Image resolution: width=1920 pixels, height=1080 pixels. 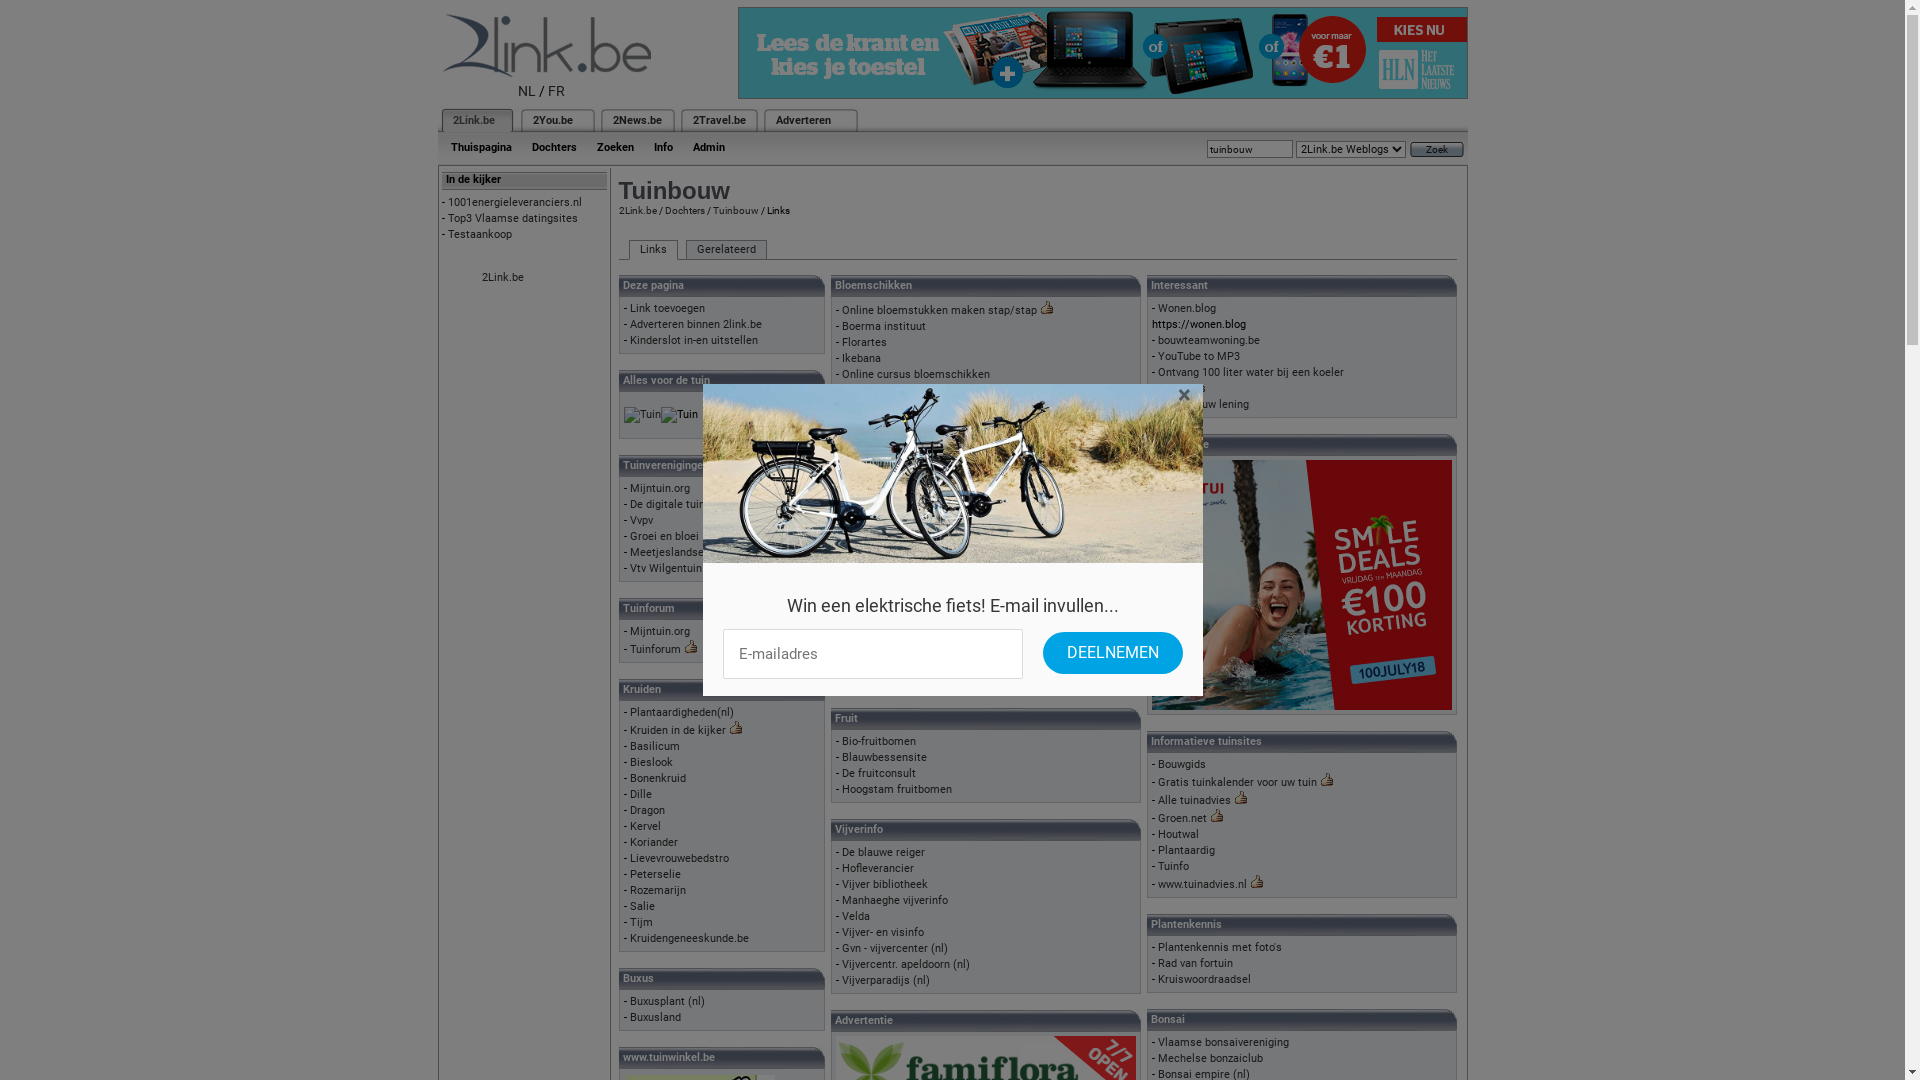 I want to click on 'Buxusland', so click(x=655, y=1017).